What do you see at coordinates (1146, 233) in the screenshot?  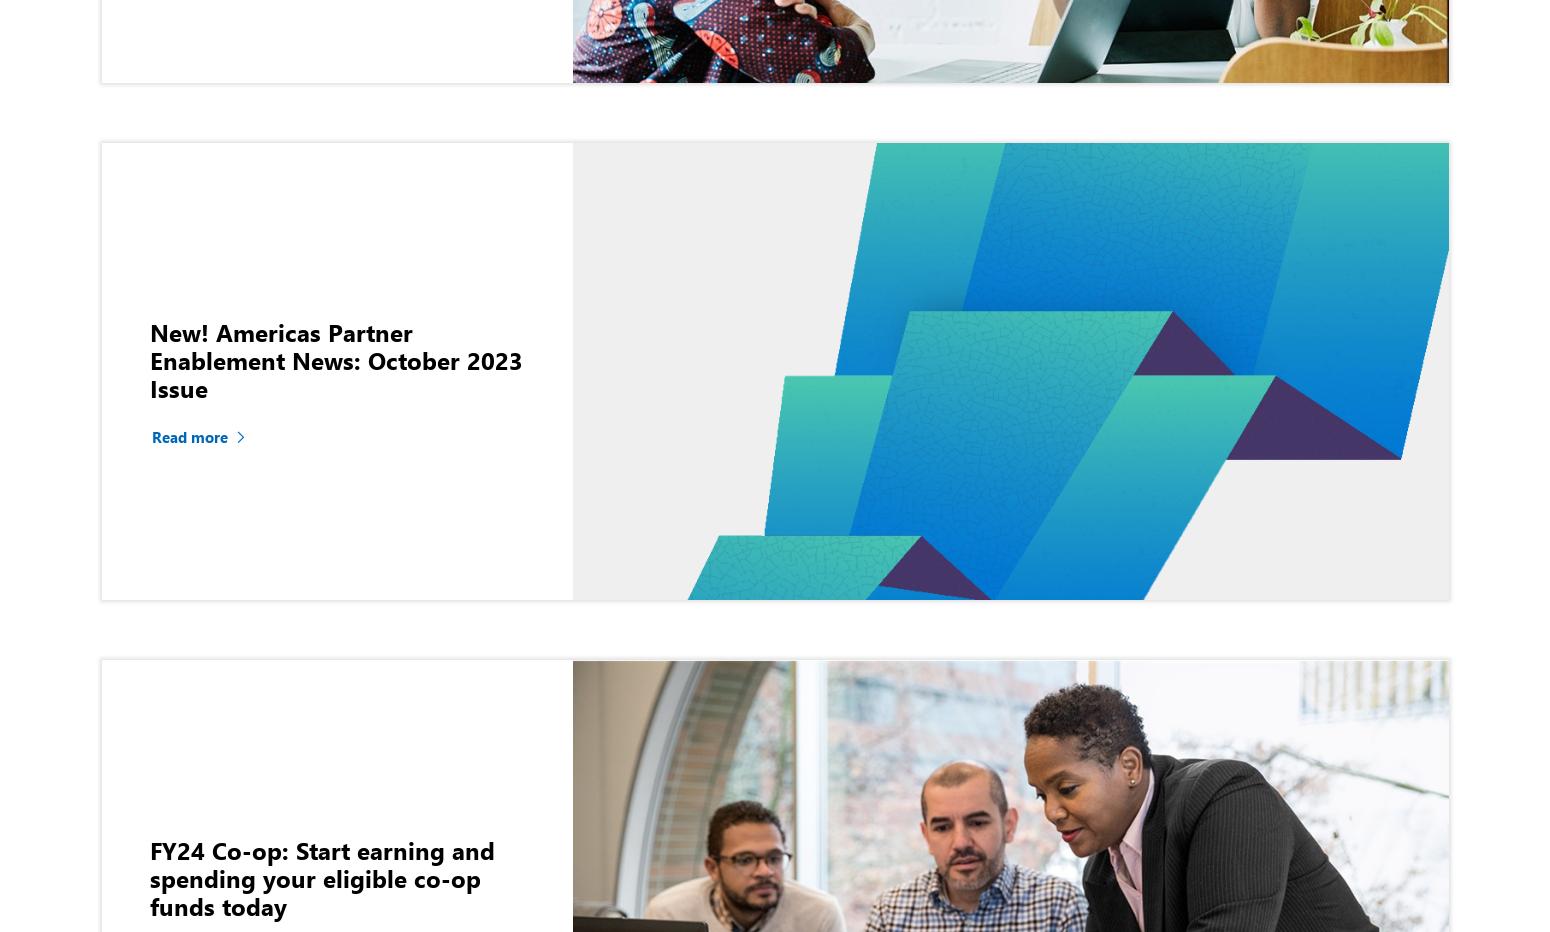 I see `'Training Schedule'` at bounding box center [1146, 233].